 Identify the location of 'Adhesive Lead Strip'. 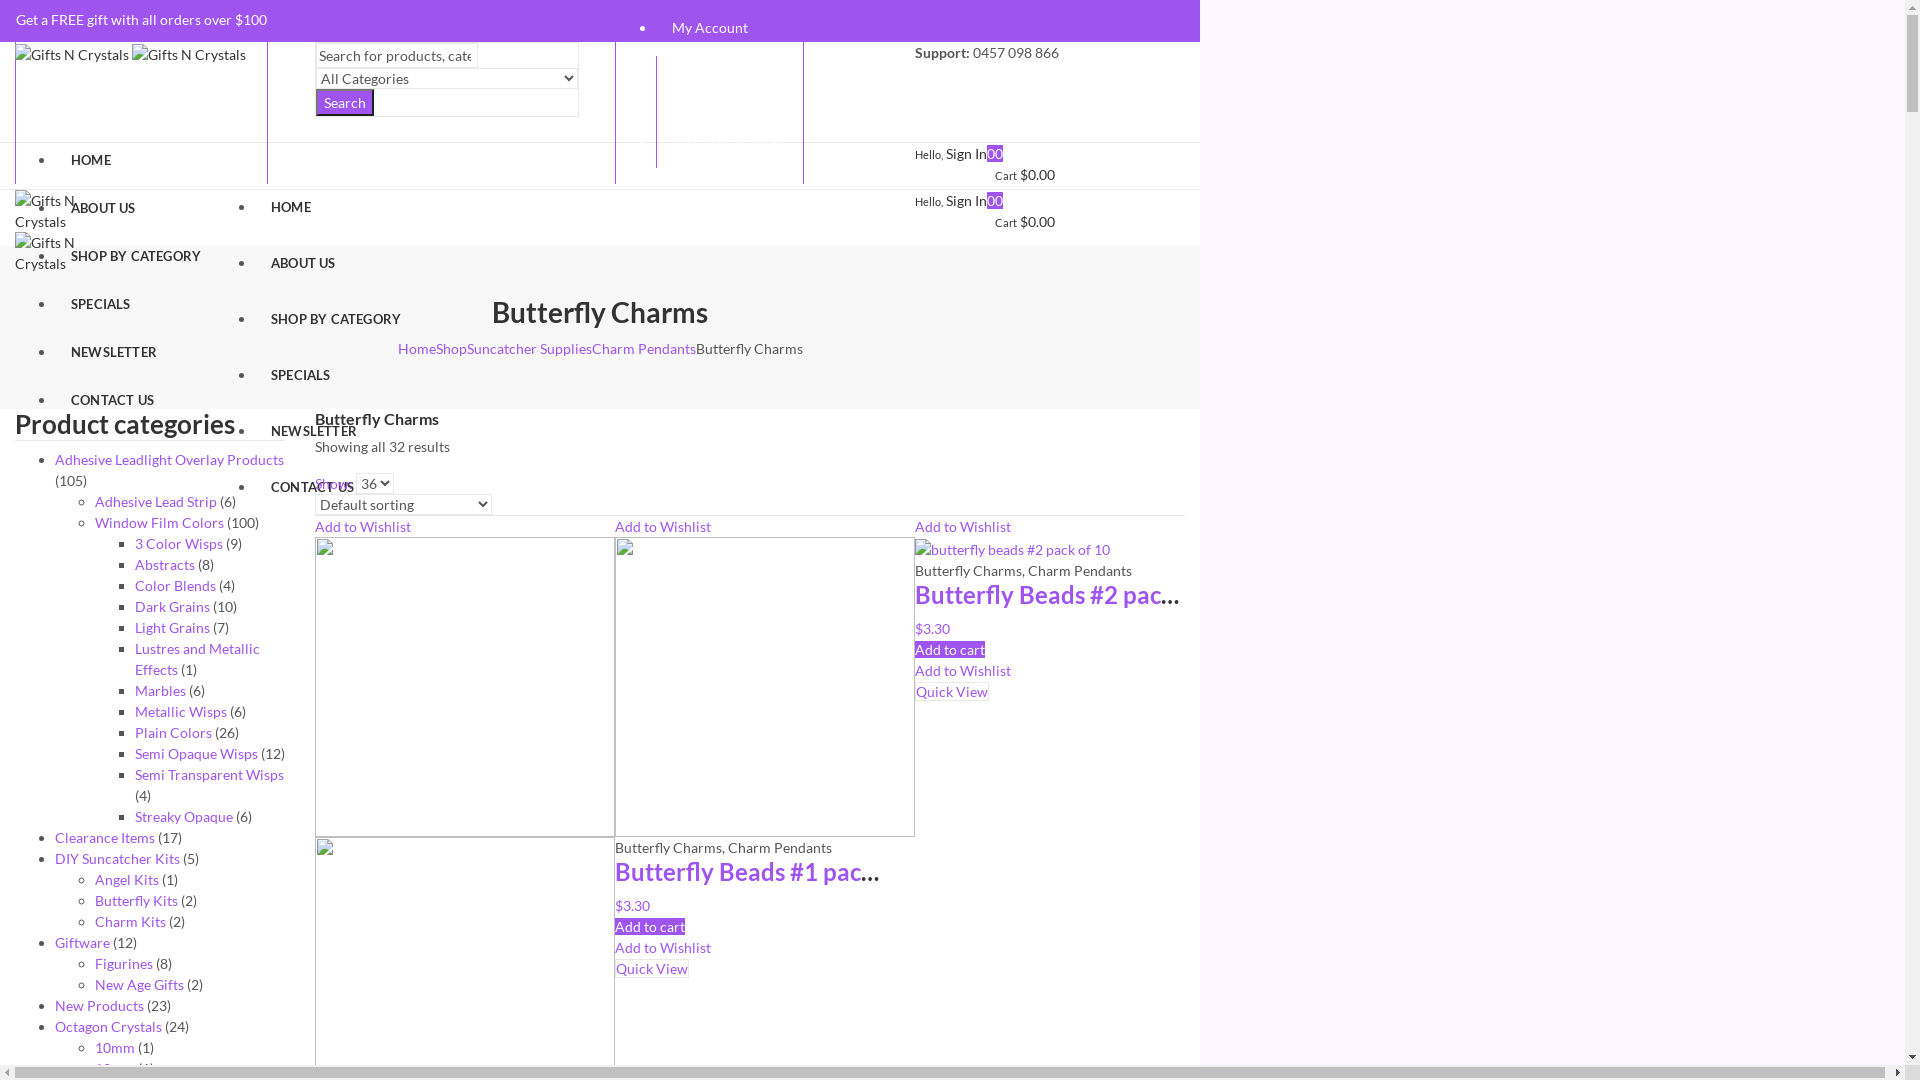
(155, 500).